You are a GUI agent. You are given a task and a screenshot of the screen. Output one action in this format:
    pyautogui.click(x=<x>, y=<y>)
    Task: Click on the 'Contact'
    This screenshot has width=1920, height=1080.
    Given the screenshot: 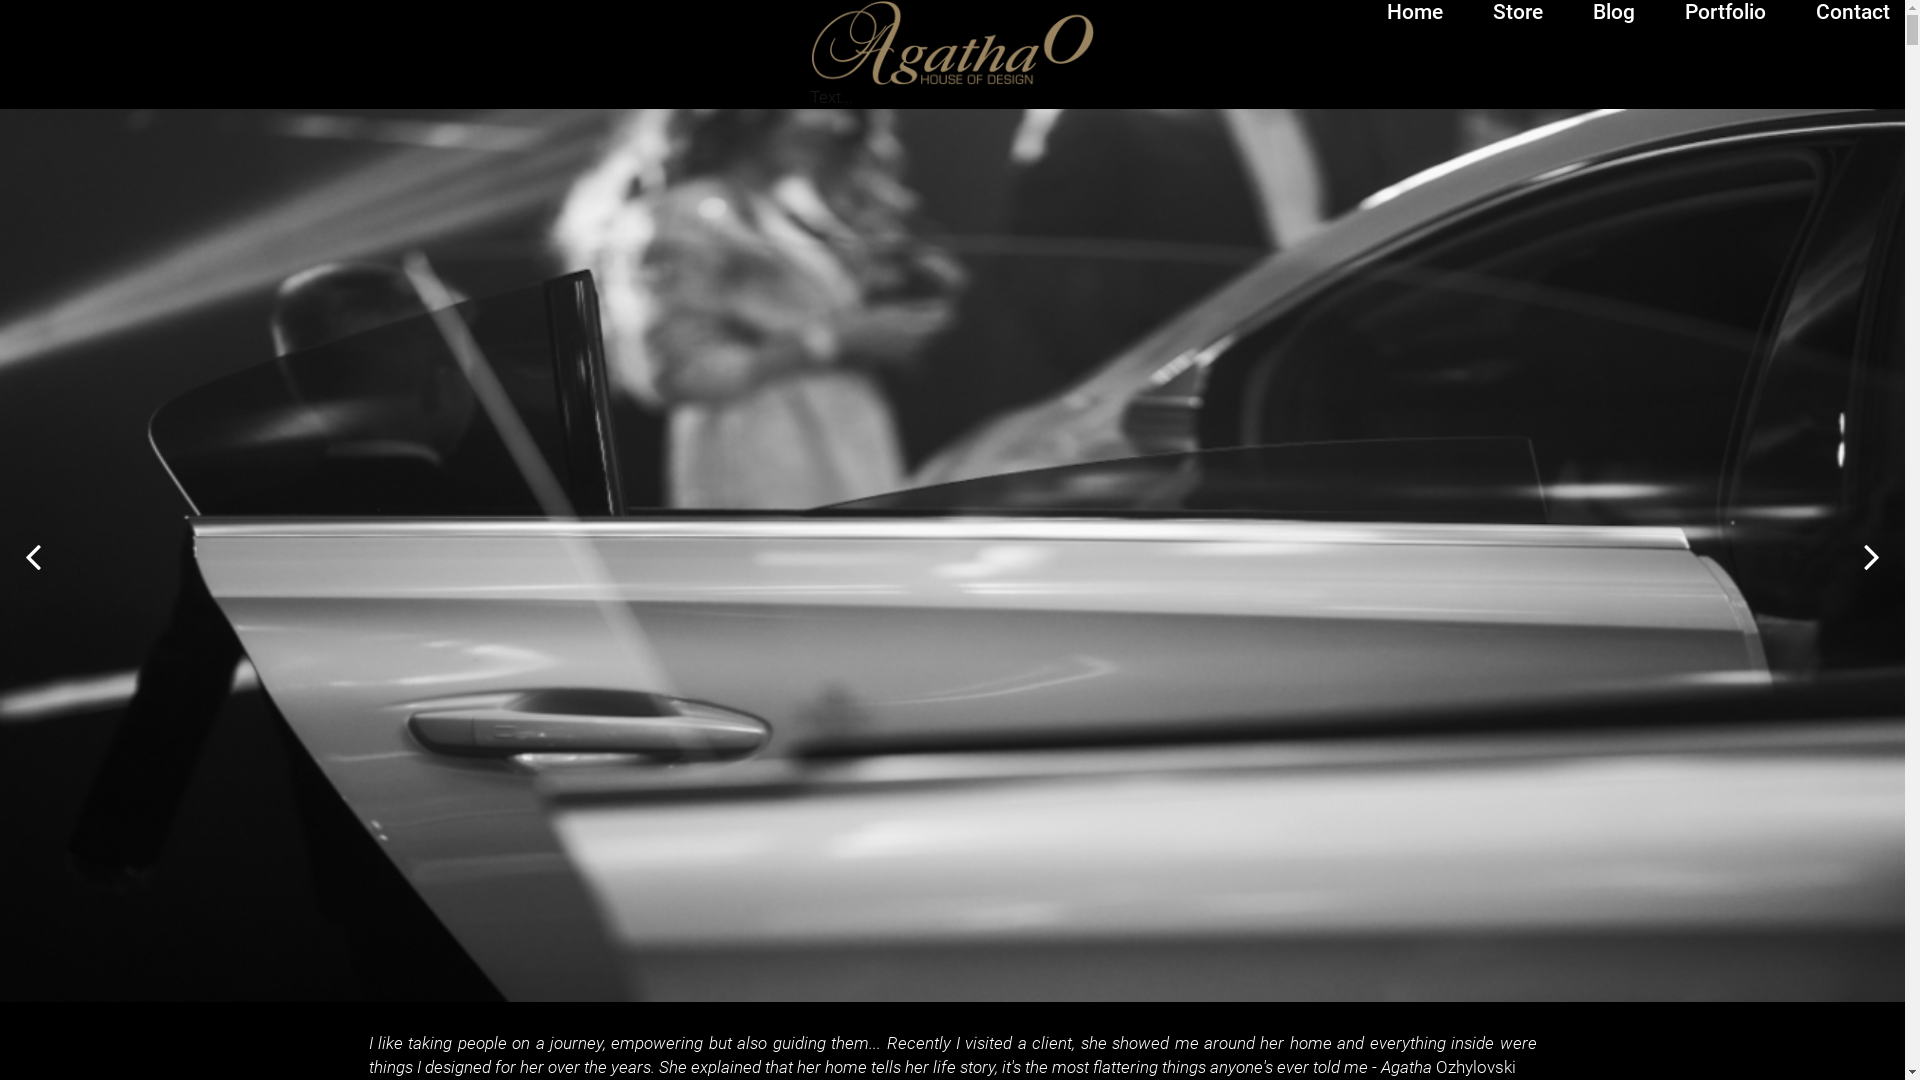 What is the action you would take?
    pyautogui.click(x=1851, y=11)
    